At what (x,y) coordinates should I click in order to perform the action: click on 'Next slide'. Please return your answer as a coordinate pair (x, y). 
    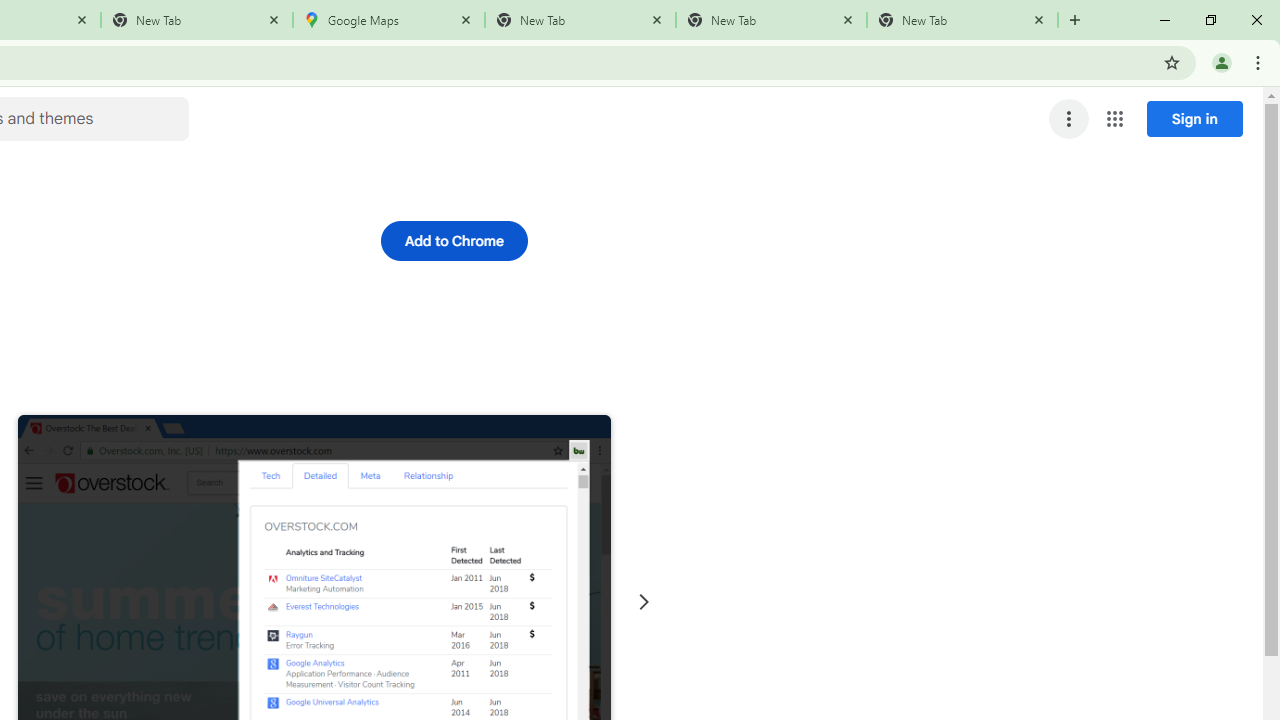
    Looking at the image, I should click on (643, 601).